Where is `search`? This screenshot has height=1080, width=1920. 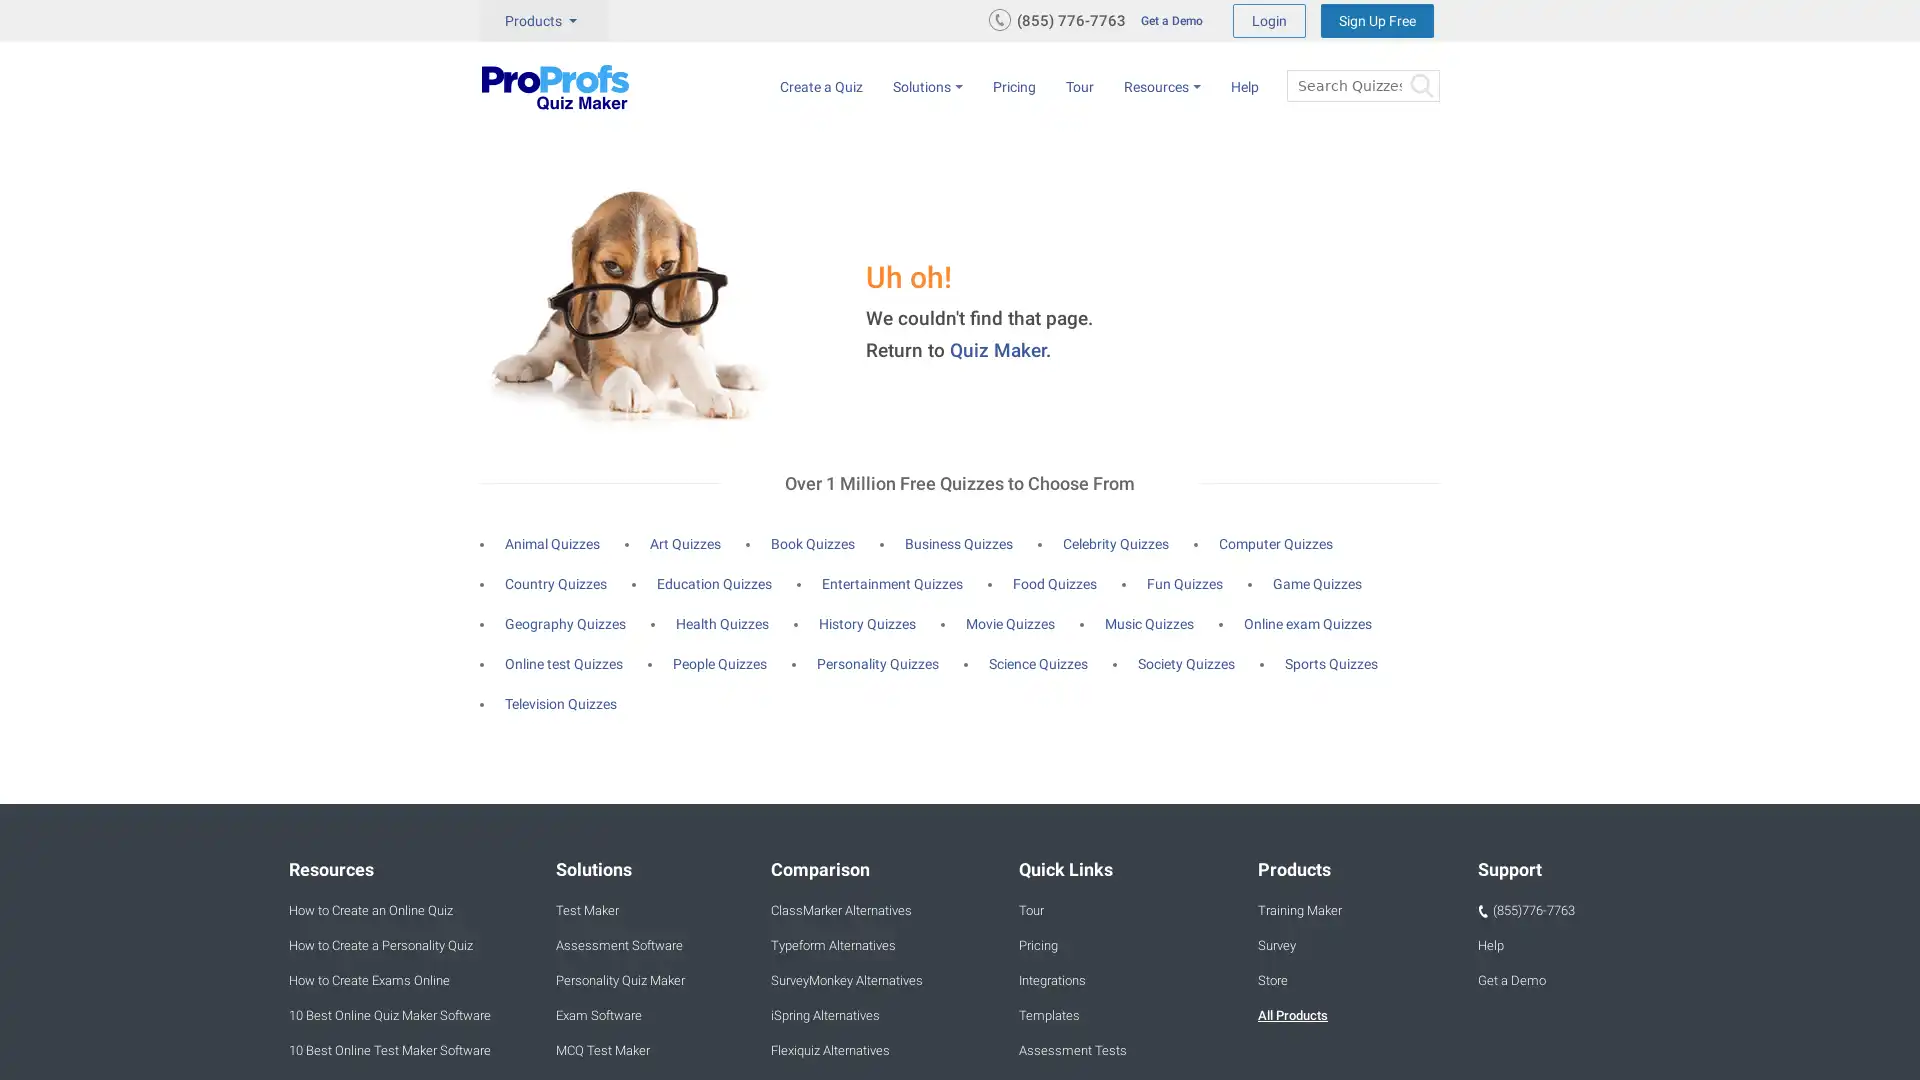 search is located at coordinates (1419, 84).